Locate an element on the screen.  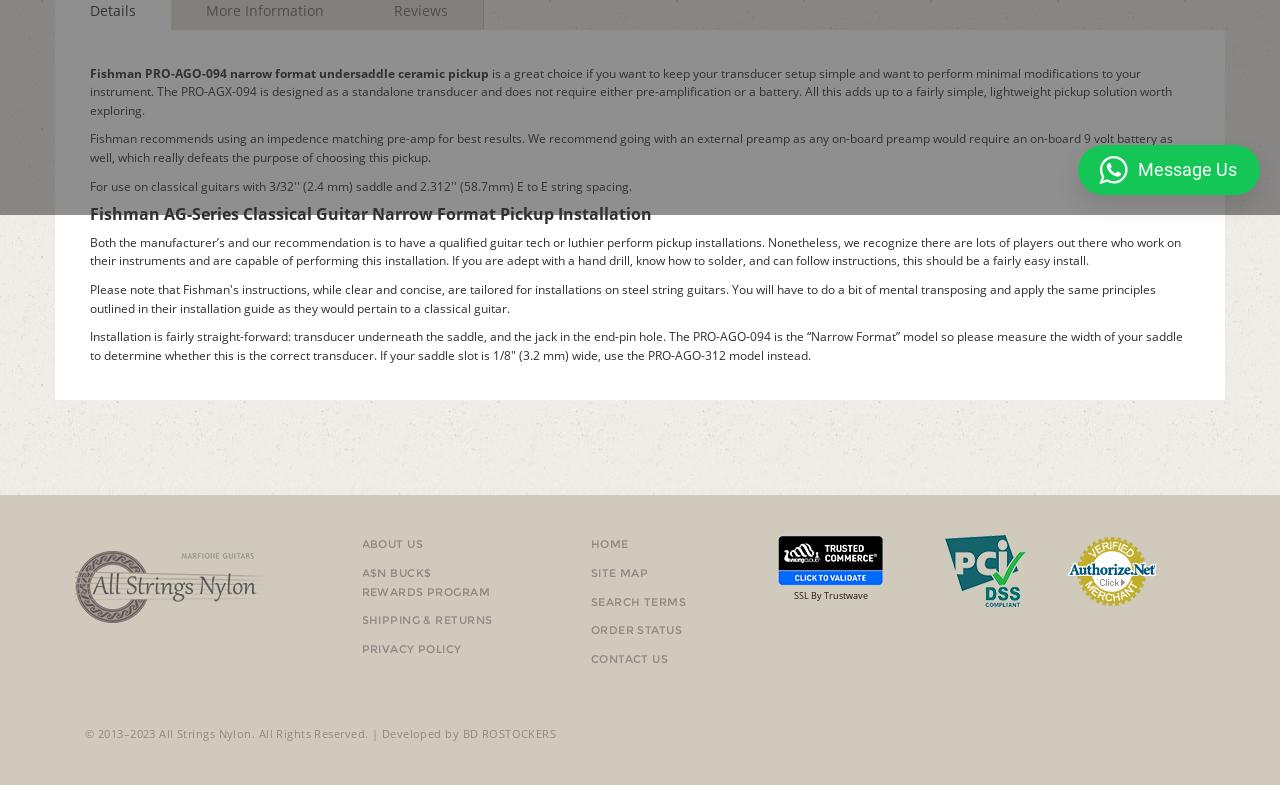
'BD ROSTOCKERS' is located at coordinates (509, 733).